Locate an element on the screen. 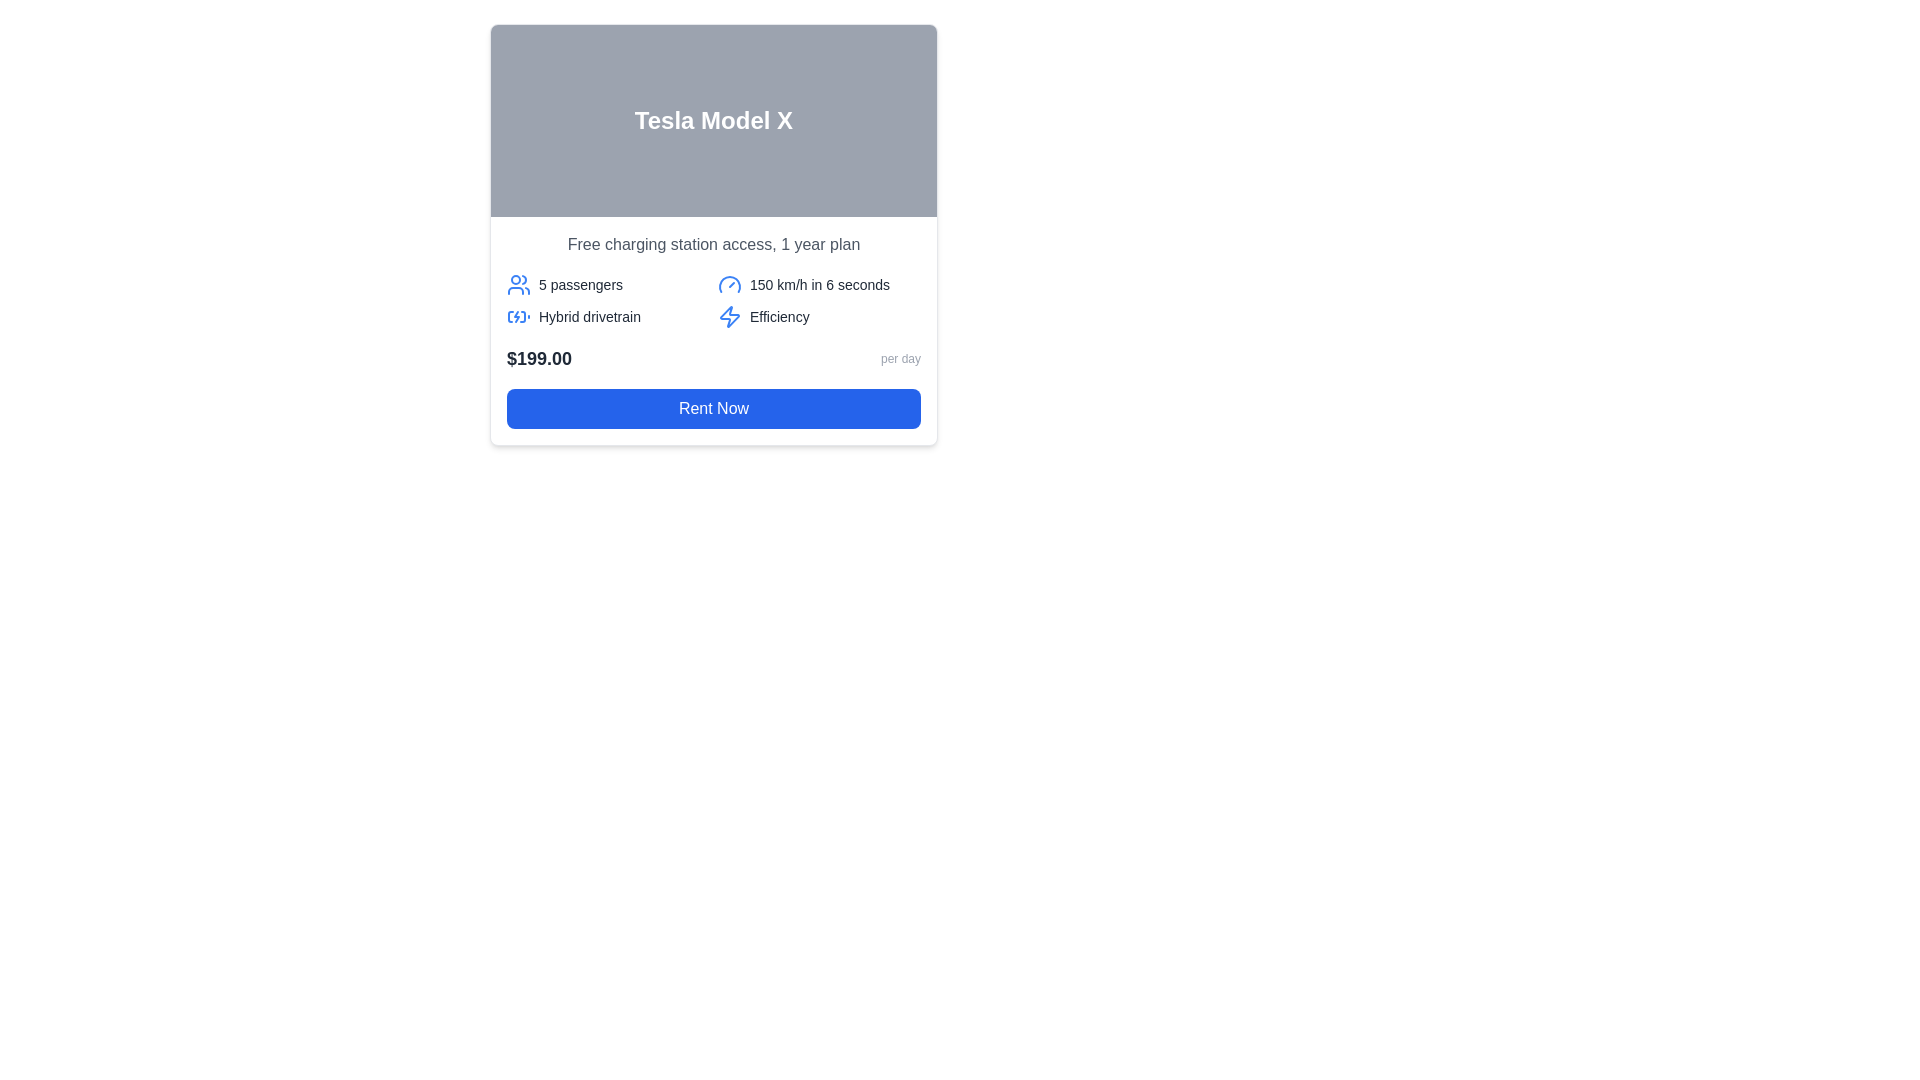 This screenshot has height=1080, width=1920. the hybrid drivetrain icon located in the left section of the second row of content blocks below the heading 'Tesla Model X' is located at coordinates (518, 315).